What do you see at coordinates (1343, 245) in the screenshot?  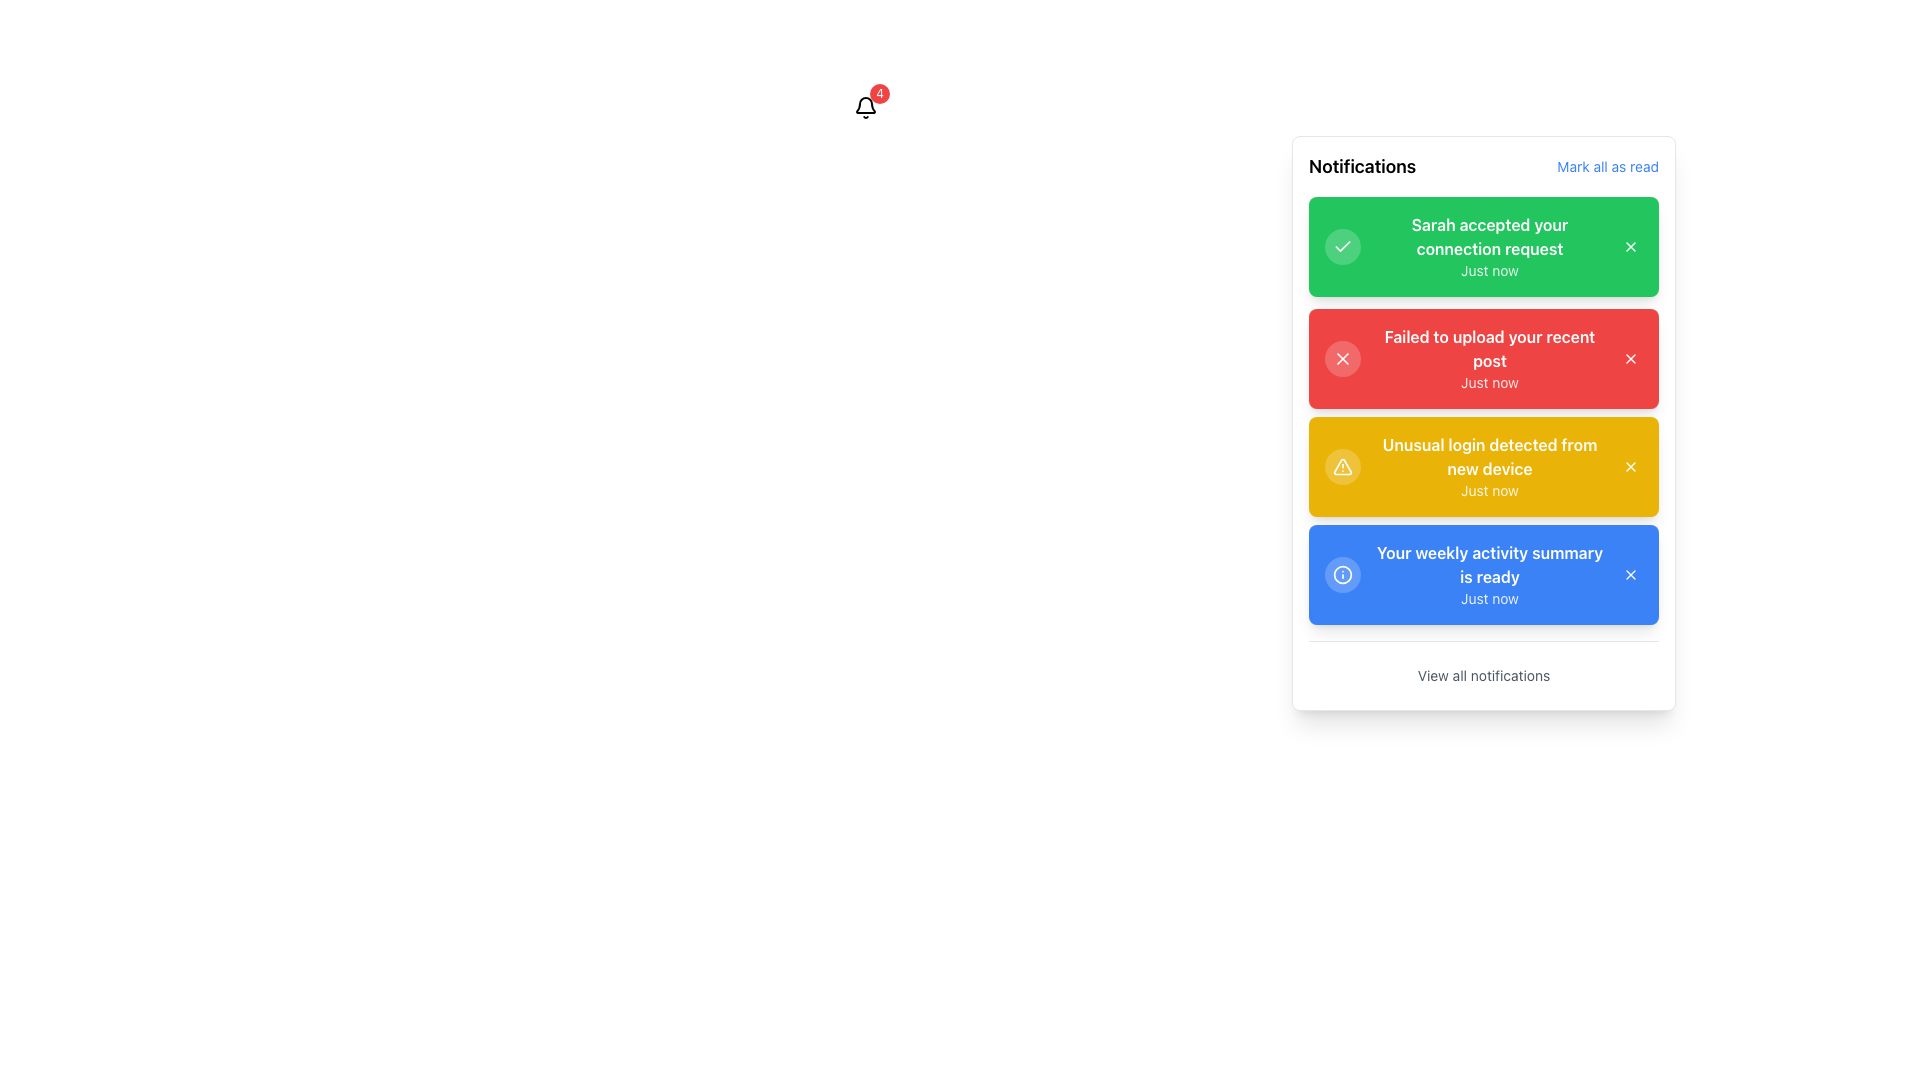 I see `the check mark icon located centrally within the notification card on the topmost green card, to the left of its content text` at bounding box center [1343, 245].